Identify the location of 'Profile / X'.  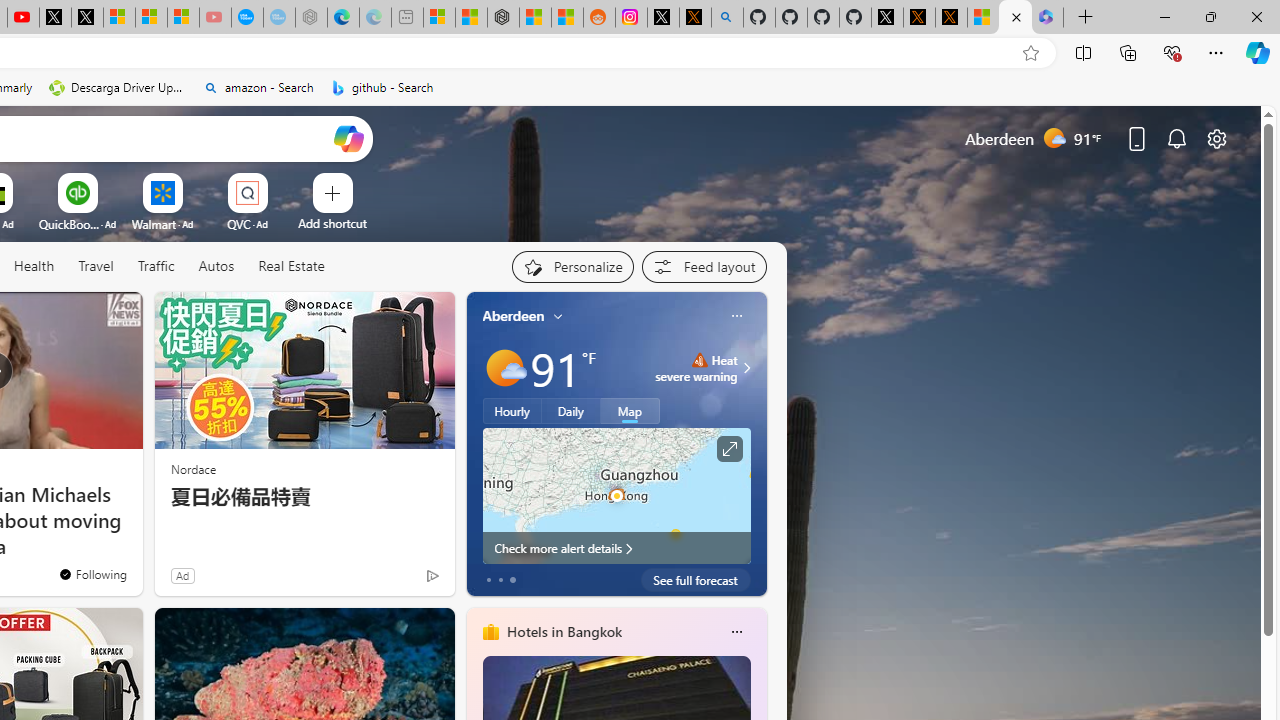
(886, 17).